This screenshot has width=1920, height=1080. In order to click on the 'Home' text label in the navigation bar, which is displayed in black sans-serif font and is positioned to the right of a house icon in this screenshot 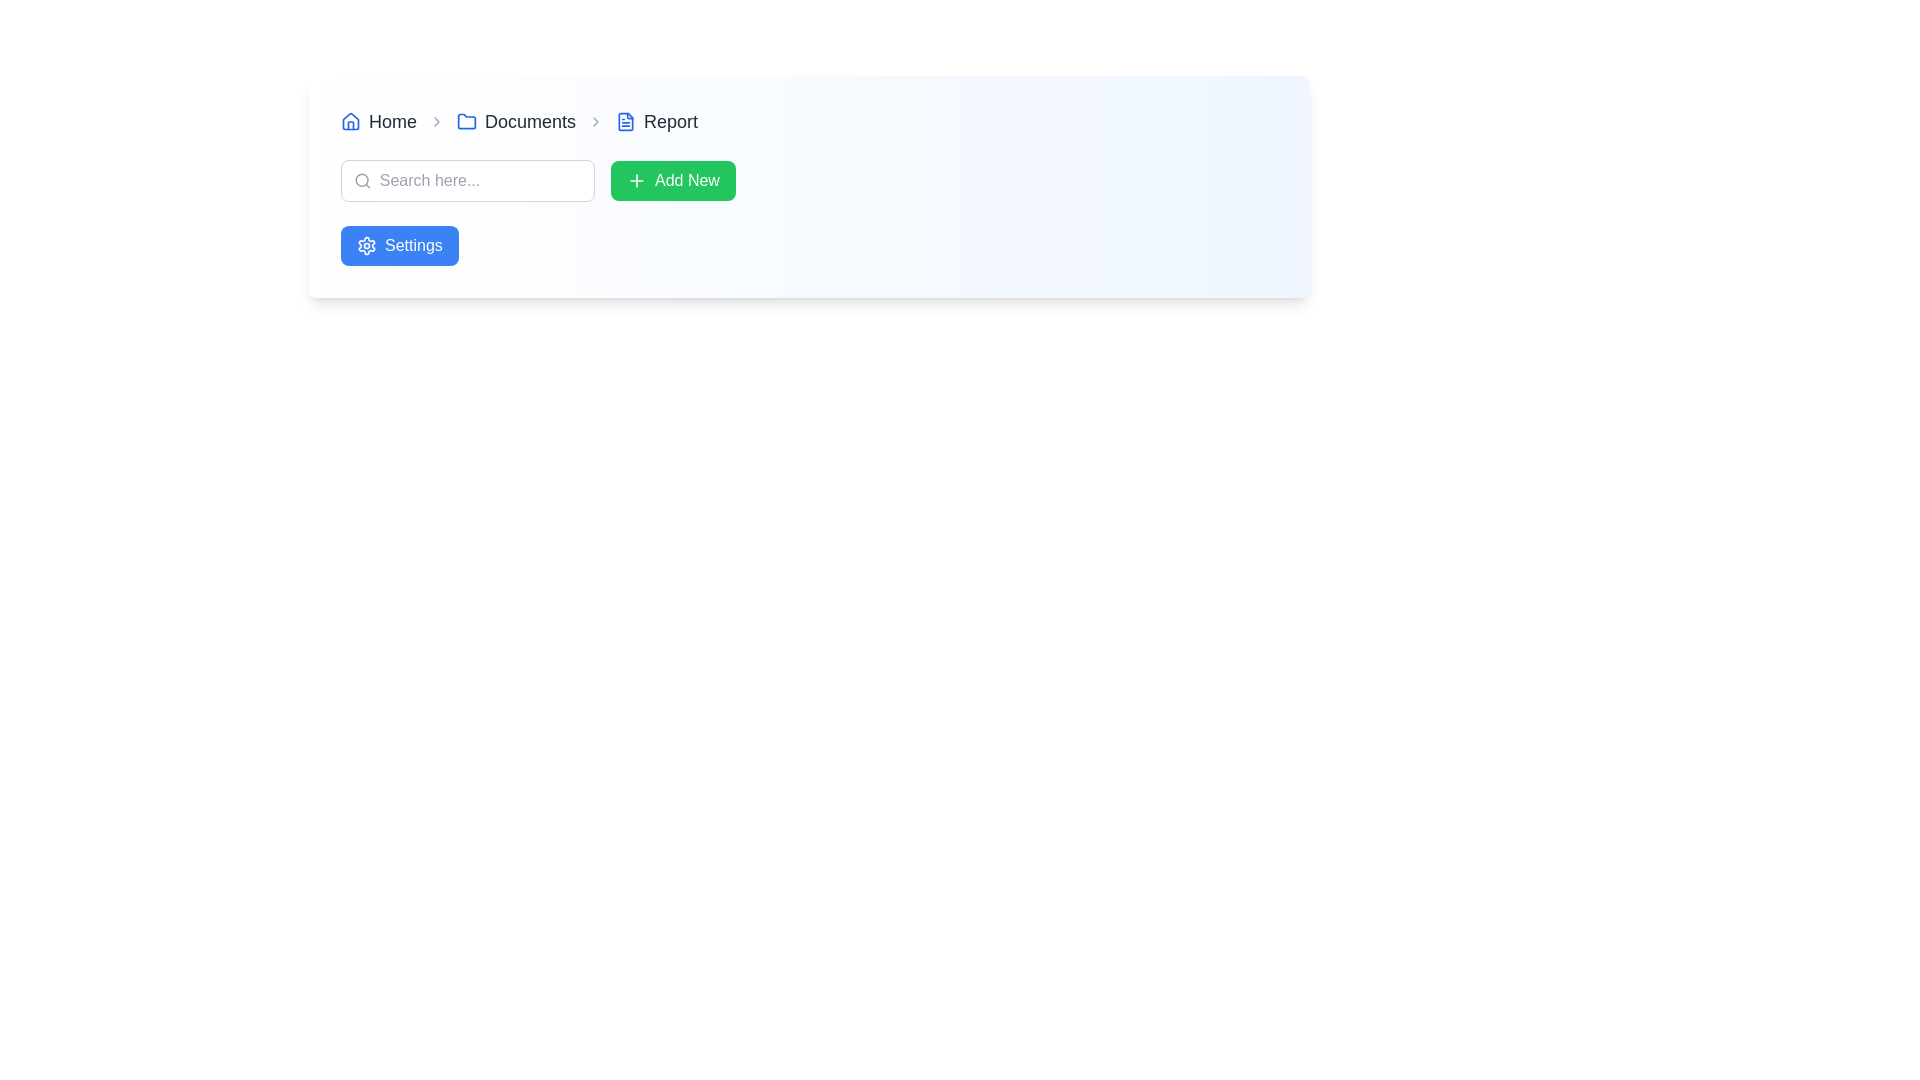, I will do `click(393, 122)`.